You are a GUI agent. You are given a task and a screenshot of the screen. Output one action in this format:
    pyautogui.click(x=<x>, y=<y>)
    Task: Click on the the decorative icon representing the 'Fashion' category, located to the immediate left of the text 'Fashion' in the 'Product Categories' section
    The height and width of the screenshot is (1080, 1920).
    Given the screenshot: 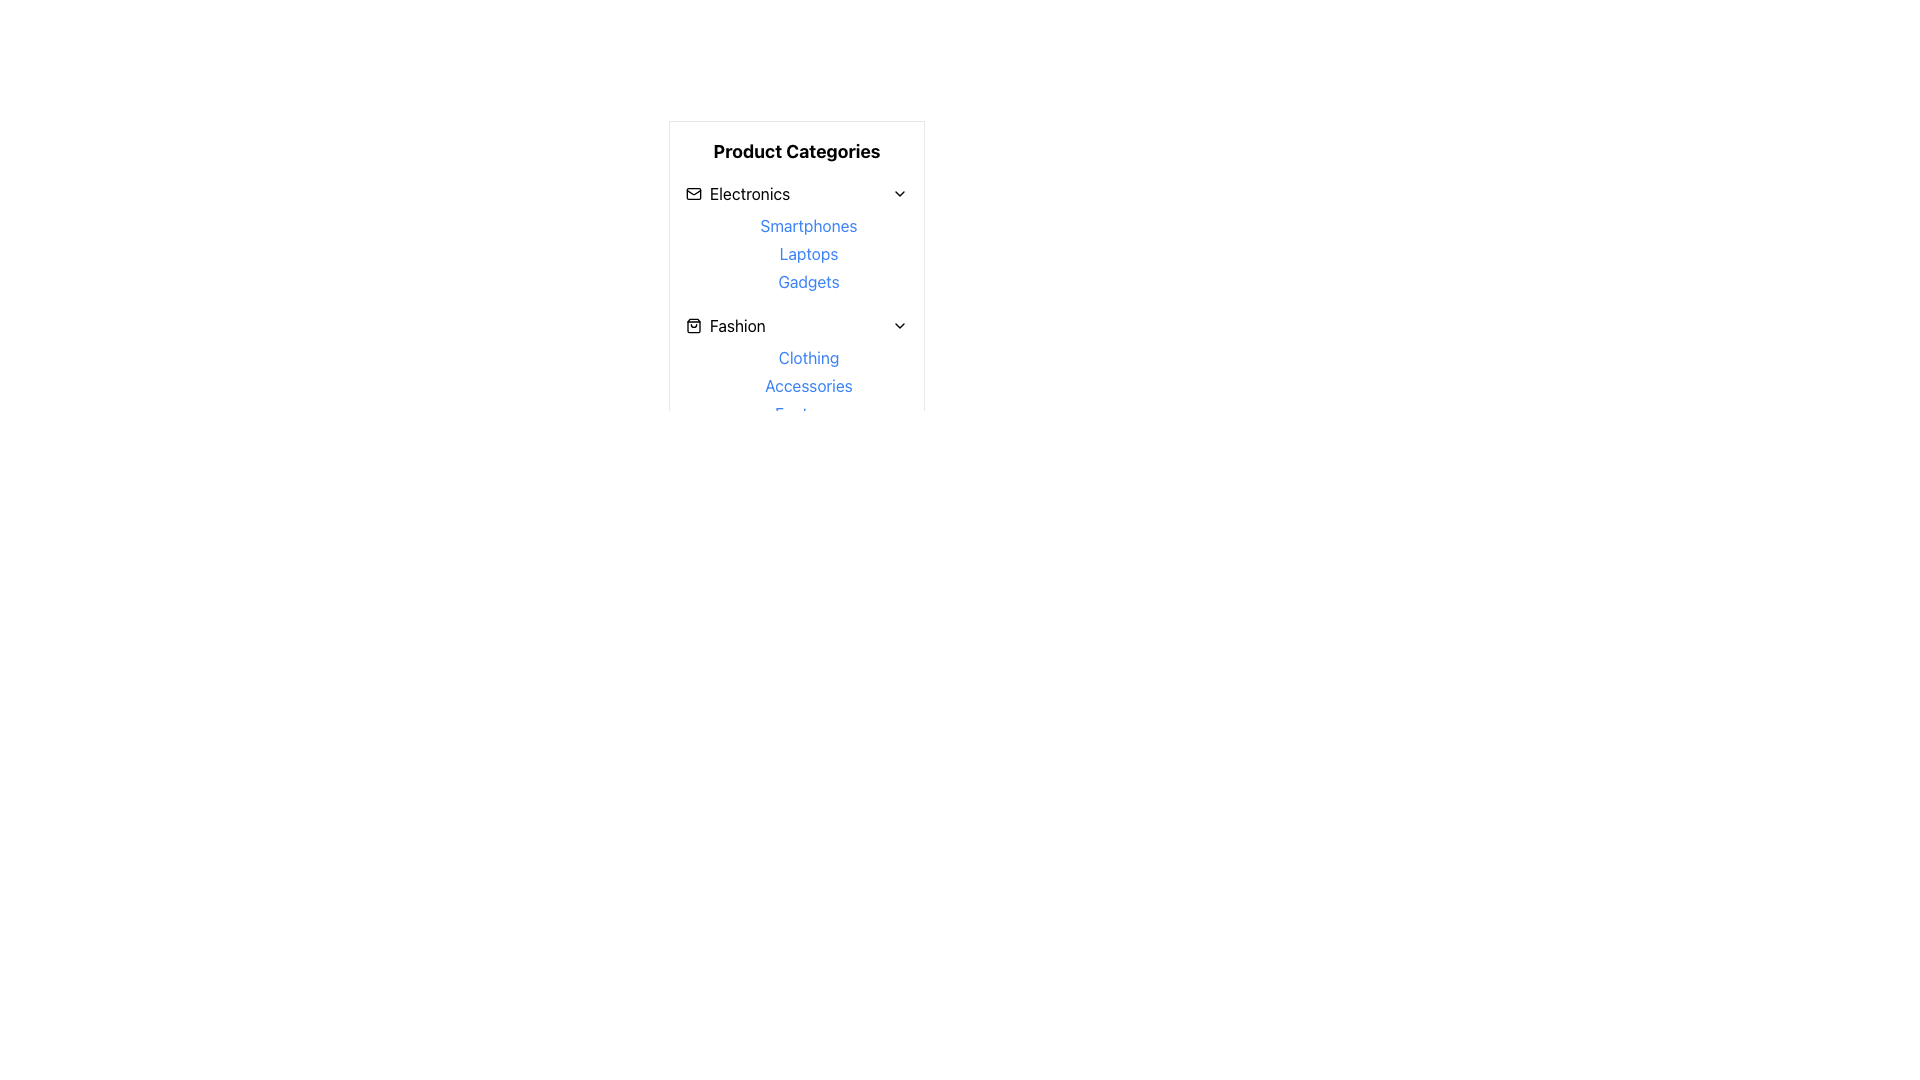 What is the action you would take?
    pyautogui.click(x=694, y=325)
    